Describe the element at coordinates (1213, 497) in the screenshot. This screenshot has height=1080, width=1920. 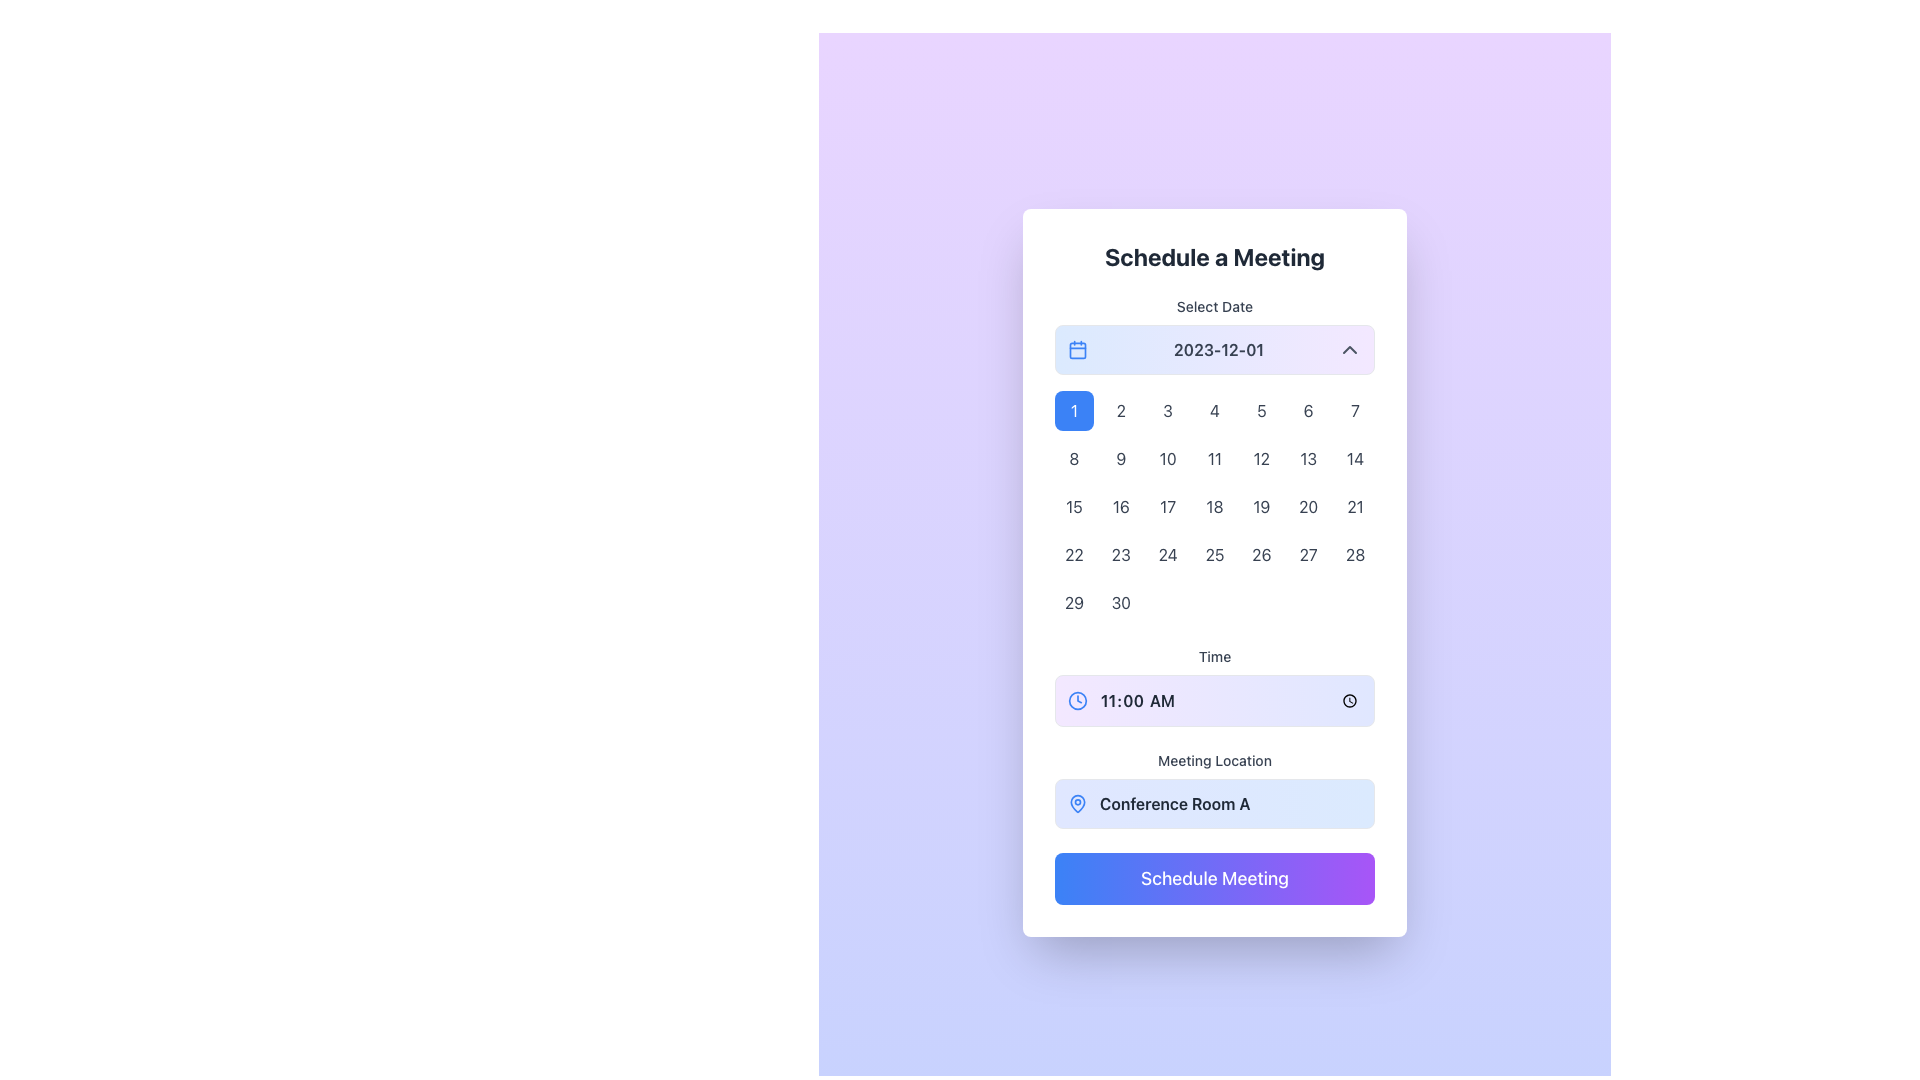
I see `the interactive cell in the calendar grid` at that location.